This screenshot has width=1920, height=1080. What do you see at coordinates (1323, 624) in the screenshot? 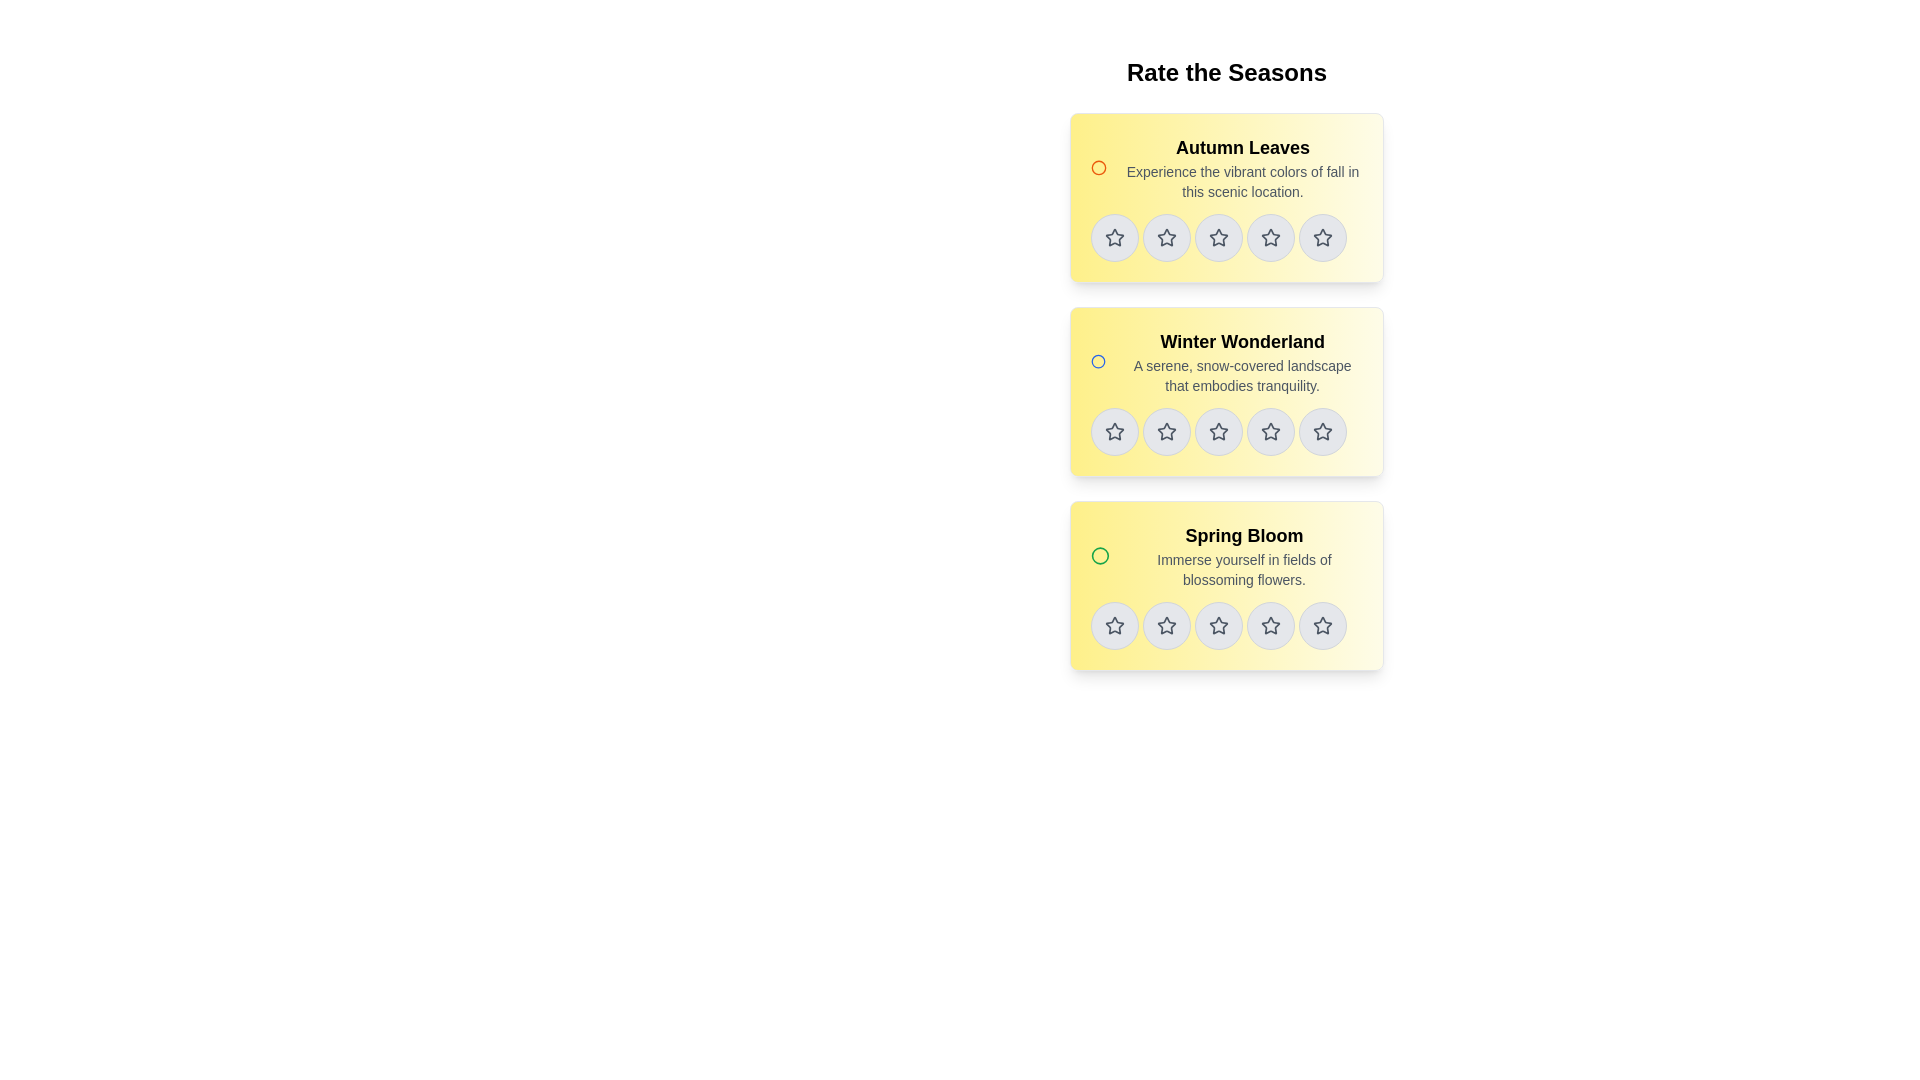
I see `the star-shaped icon within the fifth position of the horizontal row of stars in the 'Spring Bloom' rating section` at bounding box center [1323, 624].